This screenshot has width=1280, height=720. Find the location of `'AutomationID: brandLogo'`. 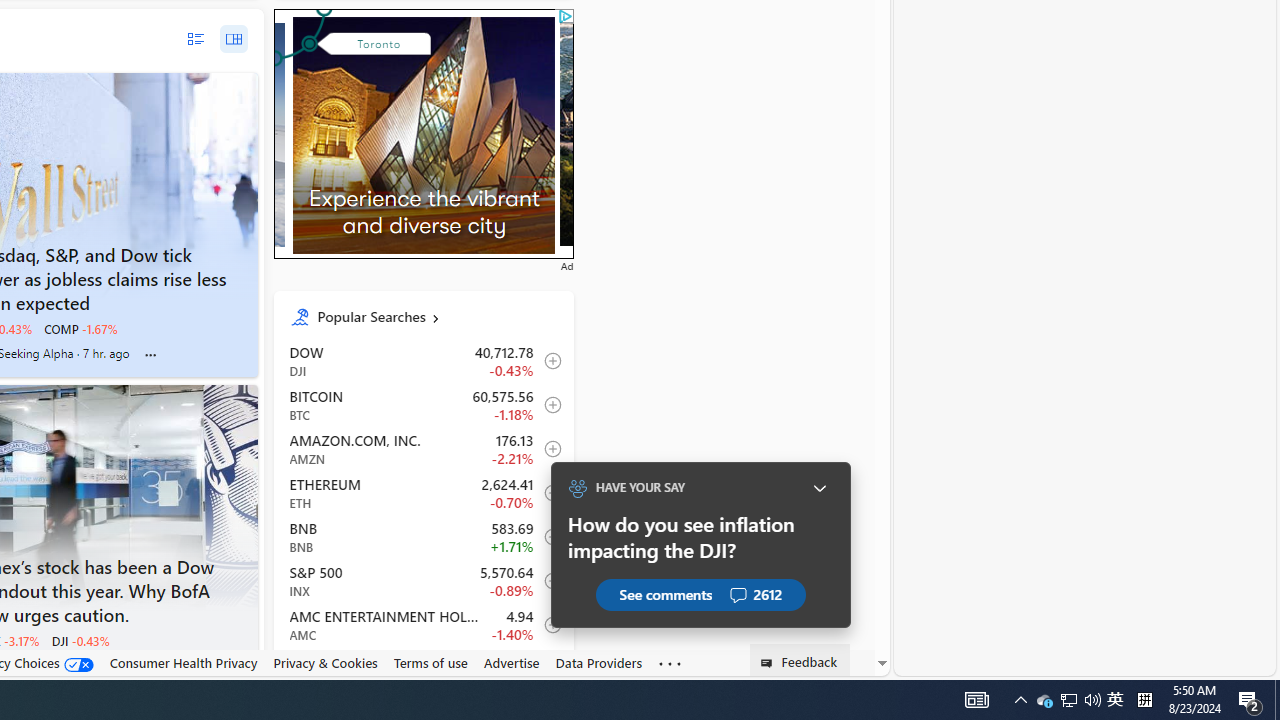

'AutomationID: brandLogo' is located at coordinates (415, 145).